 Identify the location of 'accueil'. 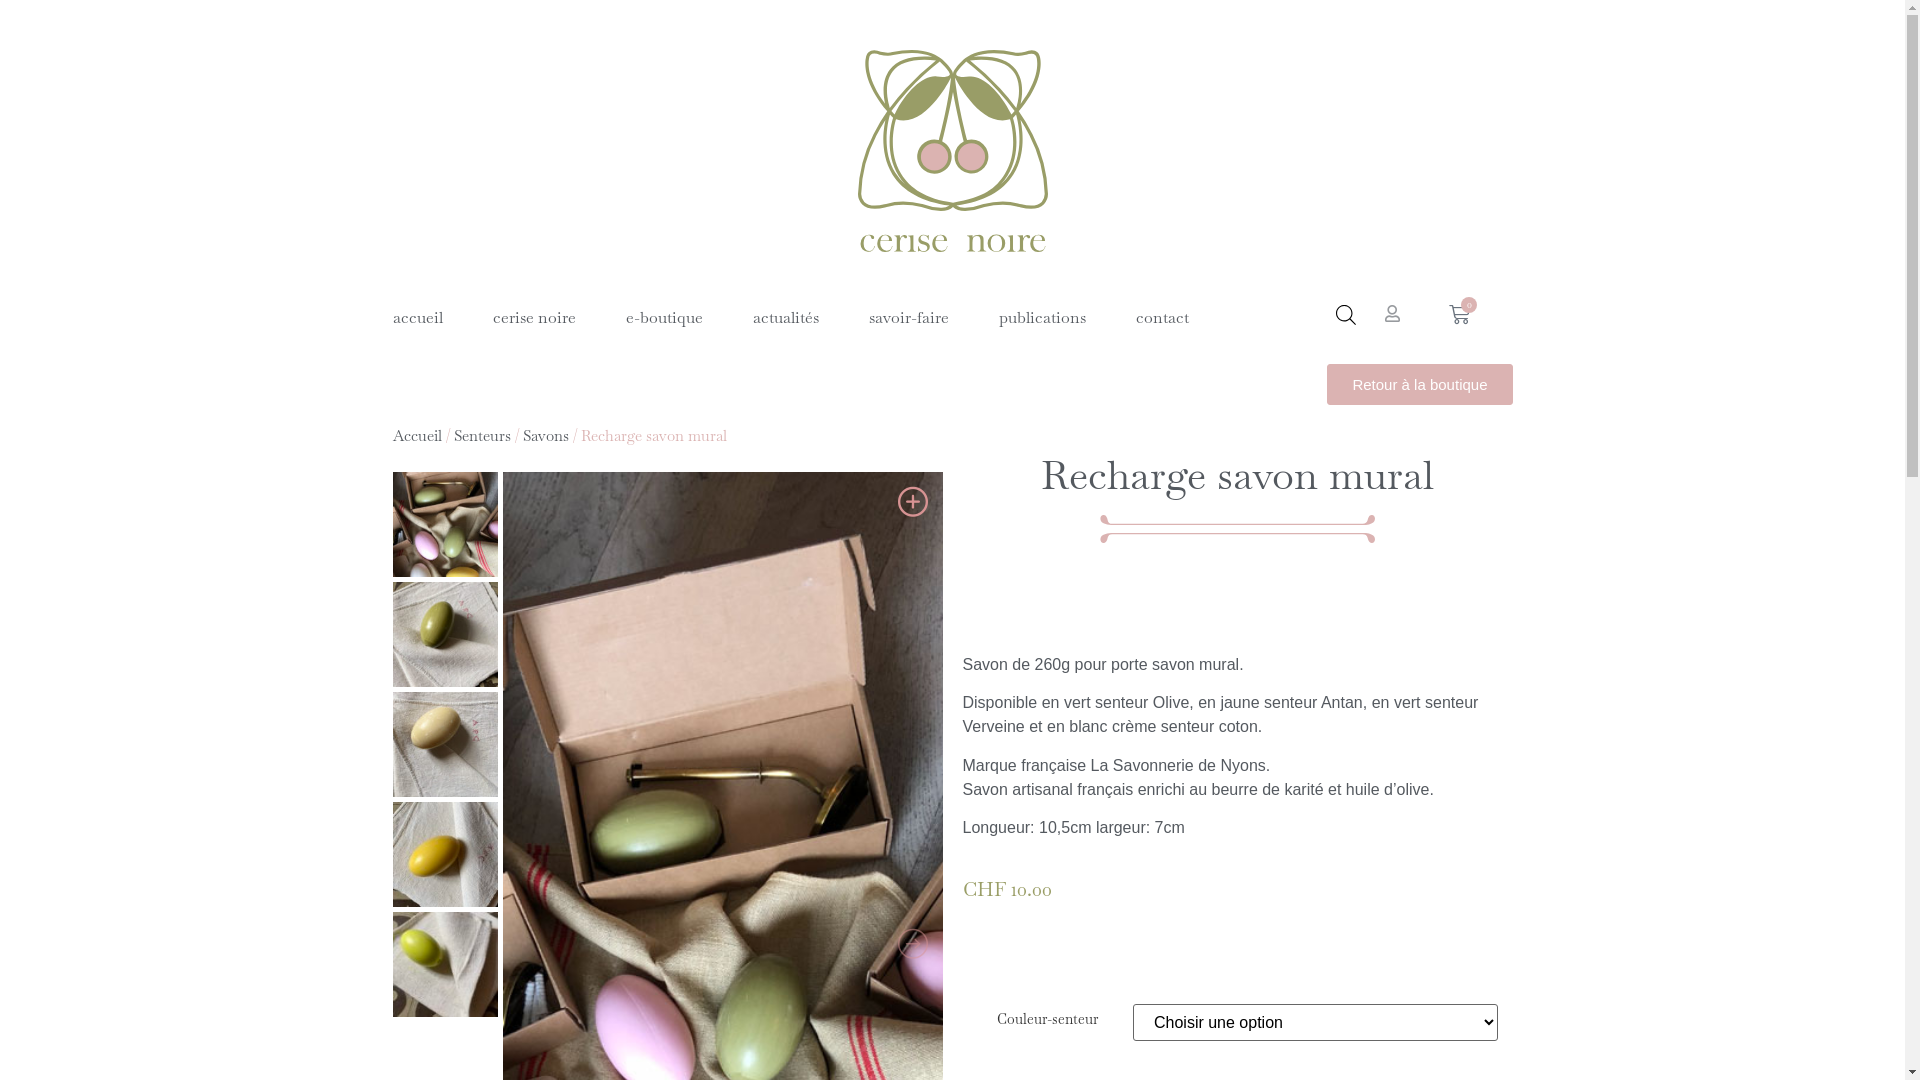
(416, 316).